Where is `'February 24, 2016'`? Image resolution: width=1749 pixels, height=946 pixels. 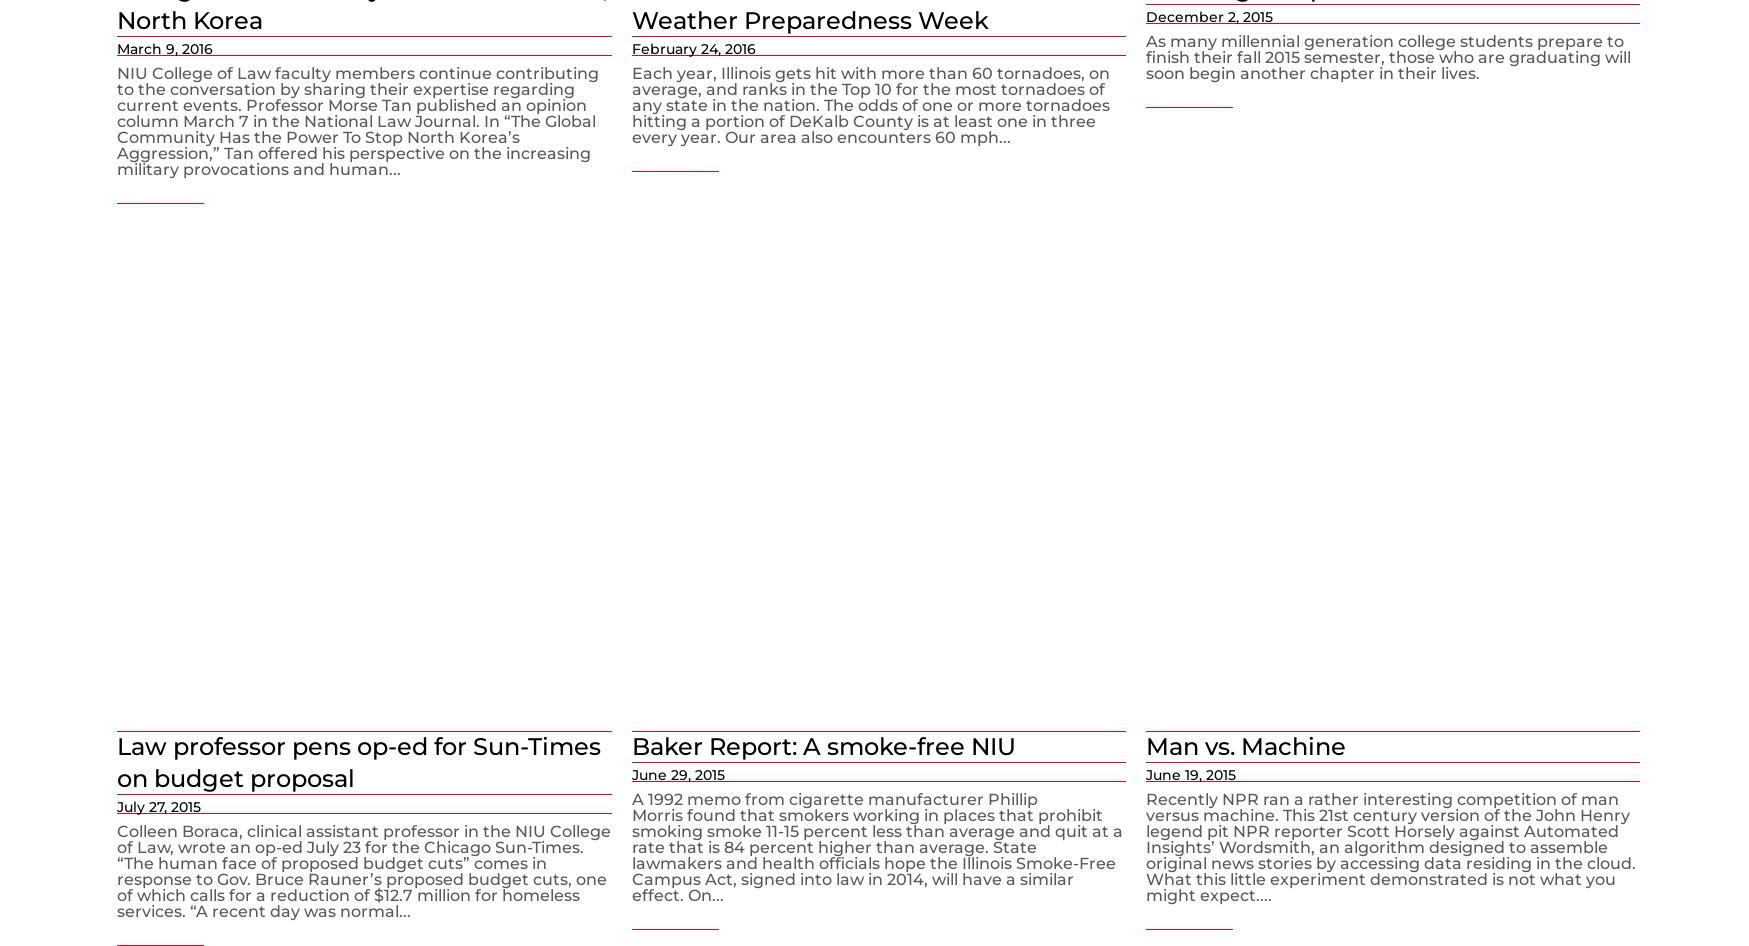
'February 24, 2016' is located at coordinates (691, 47).